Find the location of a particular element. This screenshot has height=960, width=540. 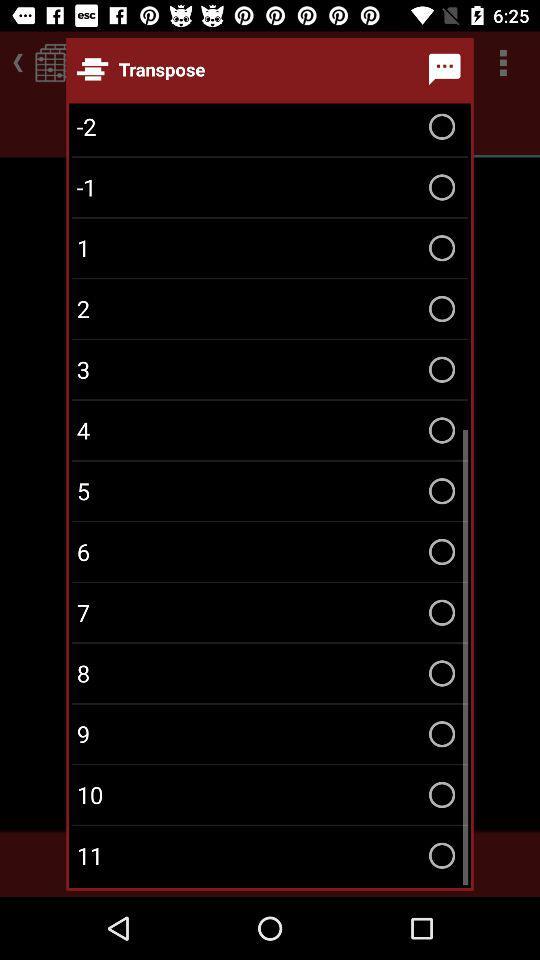

the item below 6 item is located at coordinates (270, 611).